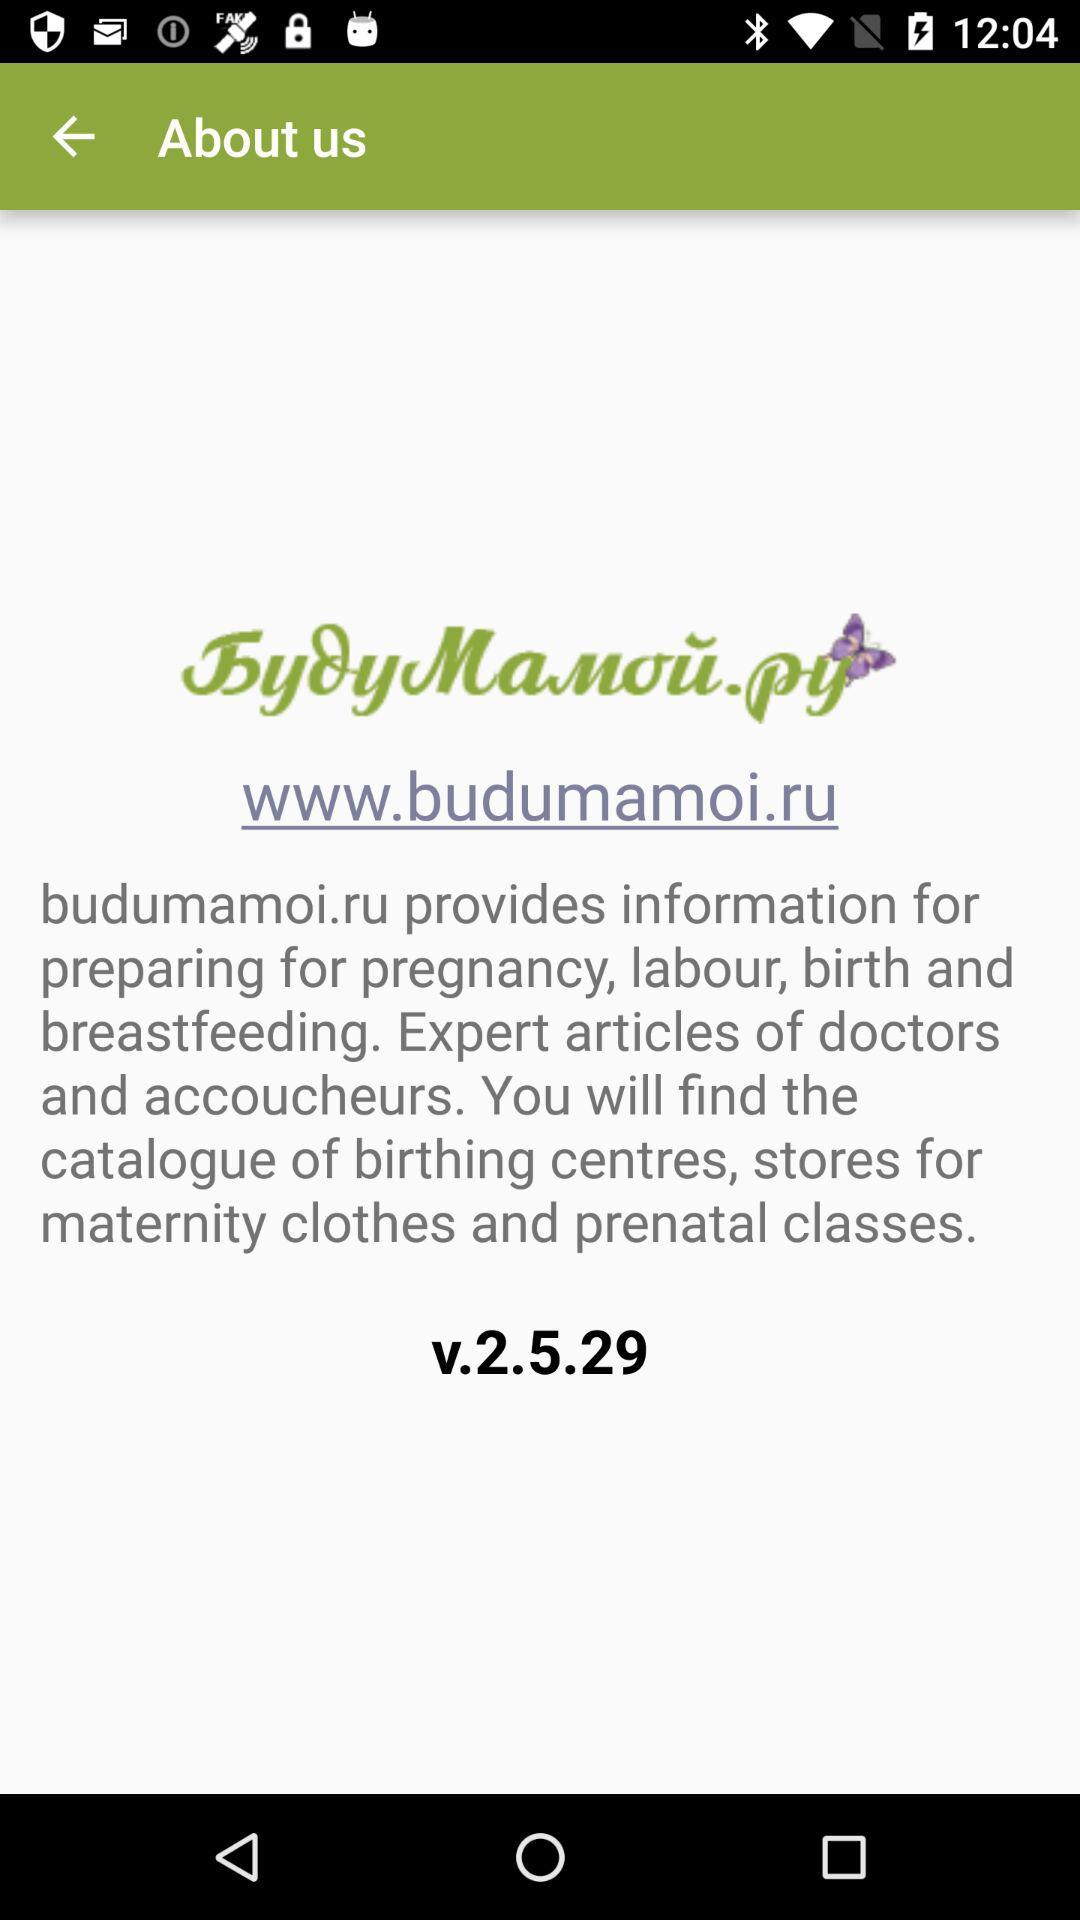  Describe the element at coordinates (72, 135) in the screenshot. I see `icon to the left of about us app` at that location.